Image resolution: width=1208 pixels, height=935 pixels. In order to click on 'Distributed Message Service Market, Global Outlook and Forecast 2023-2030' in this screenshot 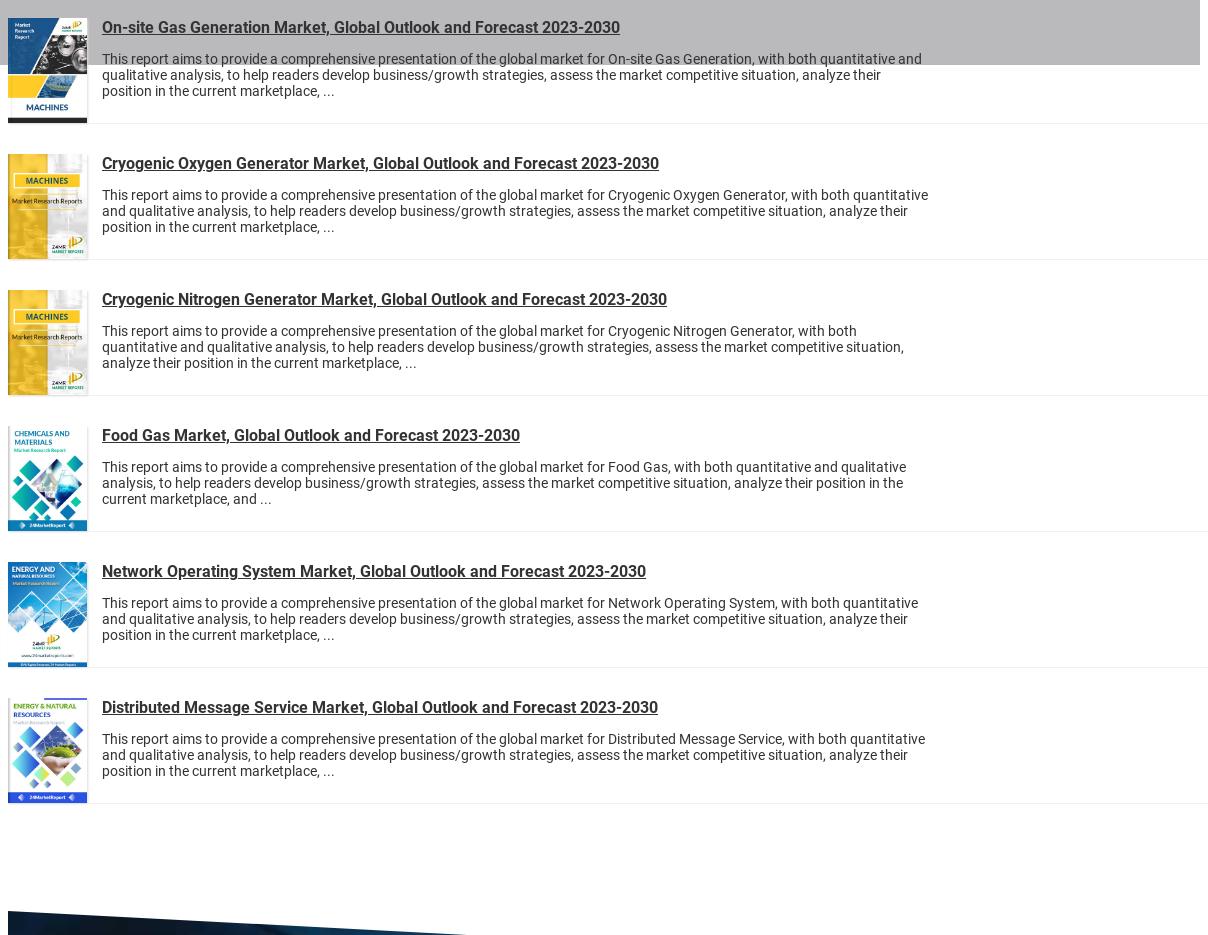, I will do `click(100, 706)`.